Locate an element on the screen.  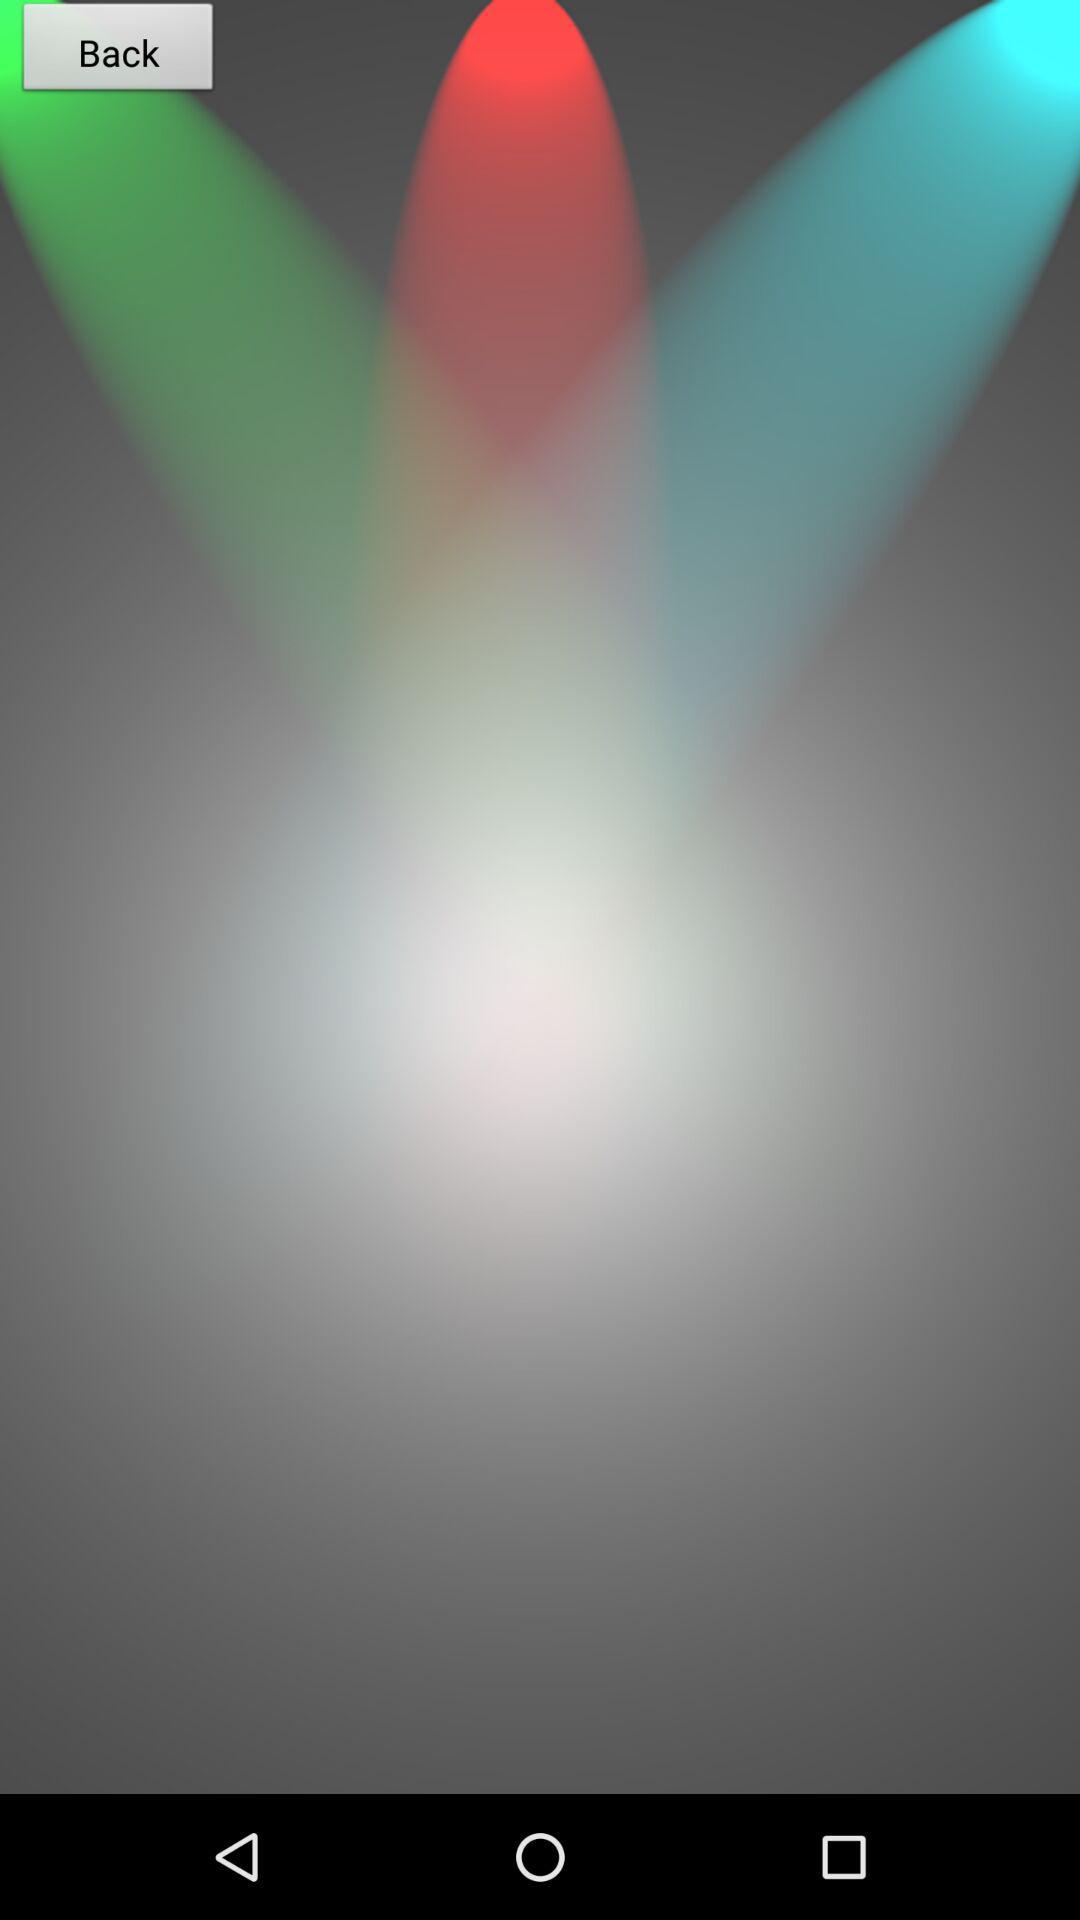
wallpaper display is located at coordinates (540, 1465).